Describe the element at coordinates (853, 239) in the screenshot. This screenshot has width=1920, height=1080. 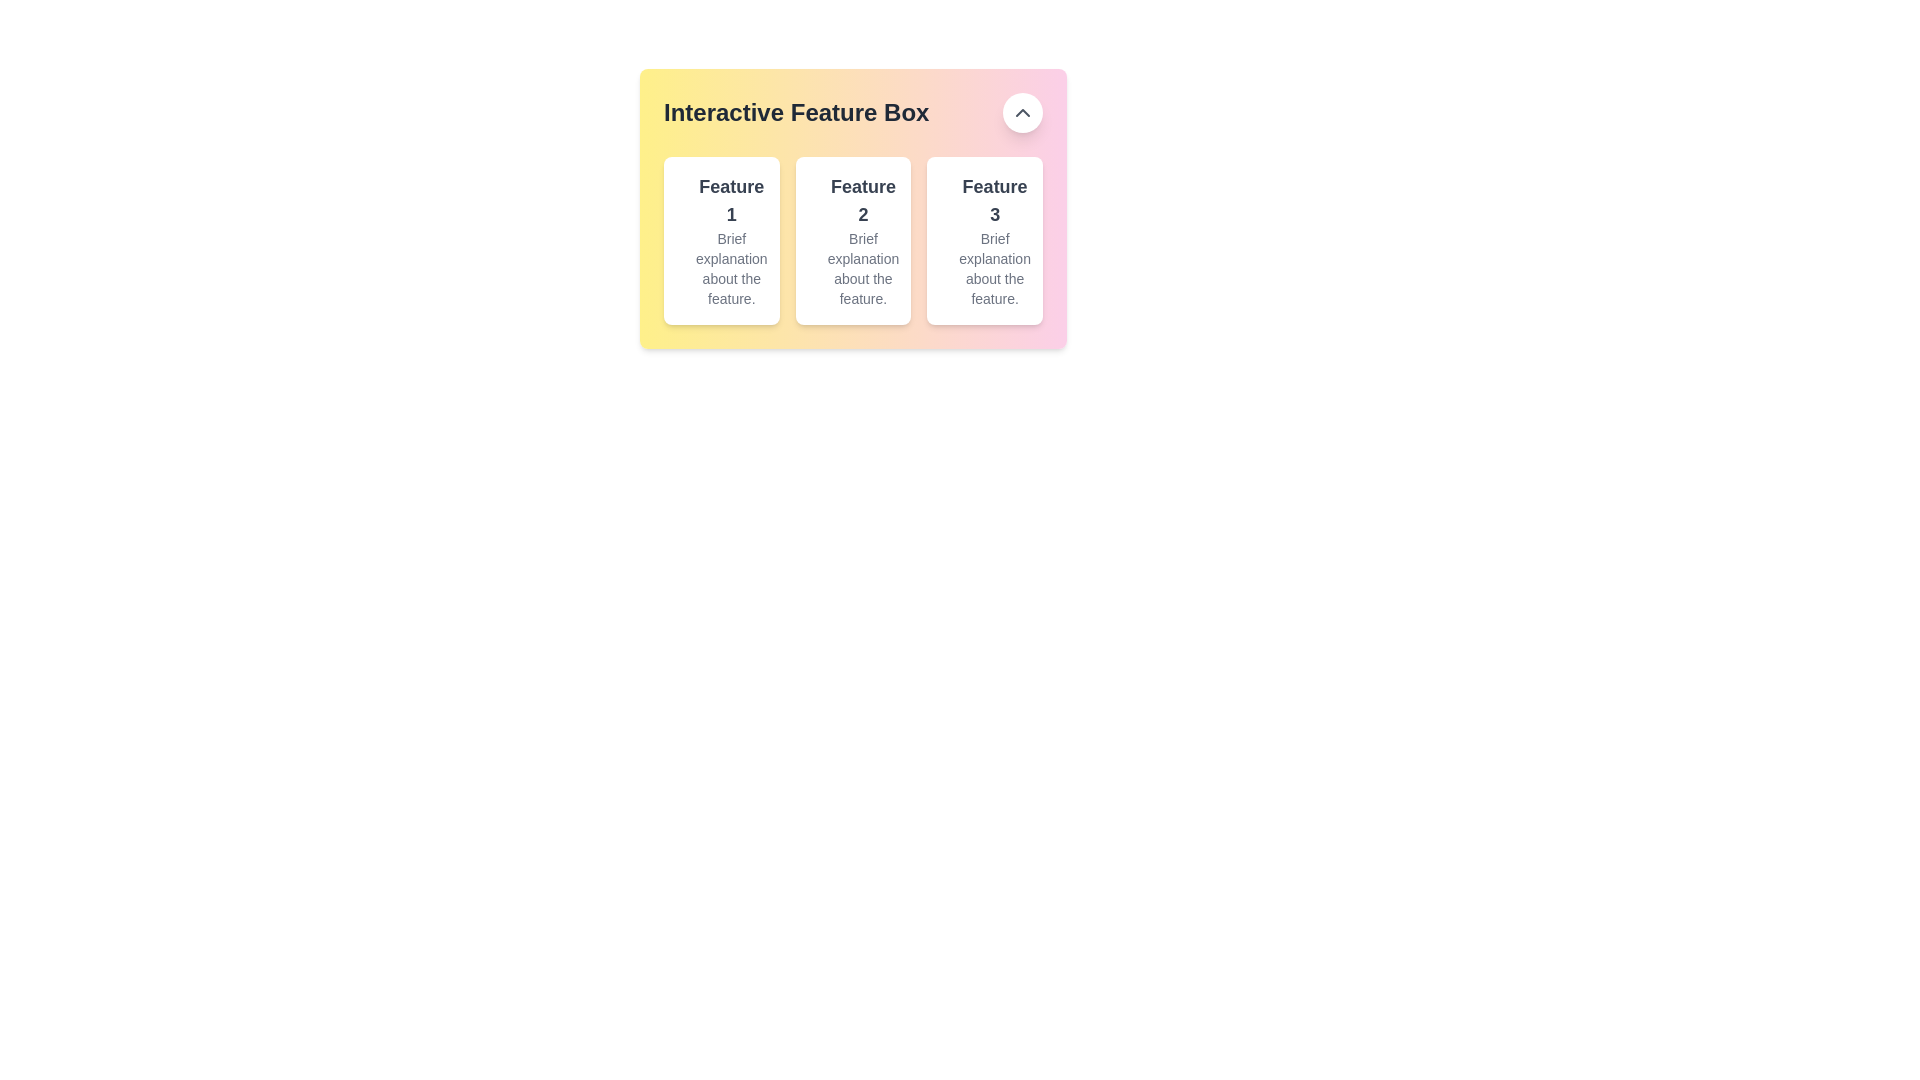
I see `the Informational Card displaying information about 'Feature 2', which is the second card in a horizontal grid of three cards` at that location.